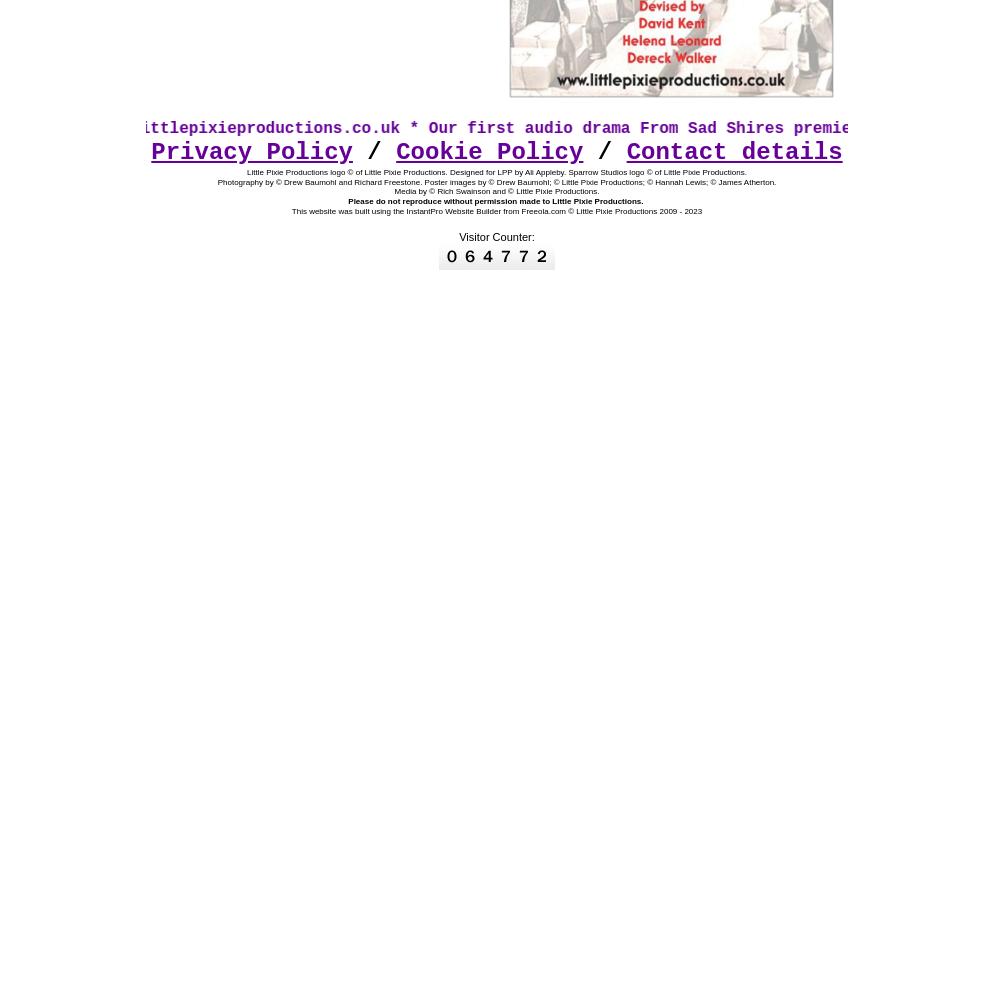 This screenshot has height=1000, width=994. What do you see at coordinates (495, 190) in the screenshot?
I see `'Media by © Rich Swainson and © Little Pixie Productions.'` at bounding box center [495, 190].